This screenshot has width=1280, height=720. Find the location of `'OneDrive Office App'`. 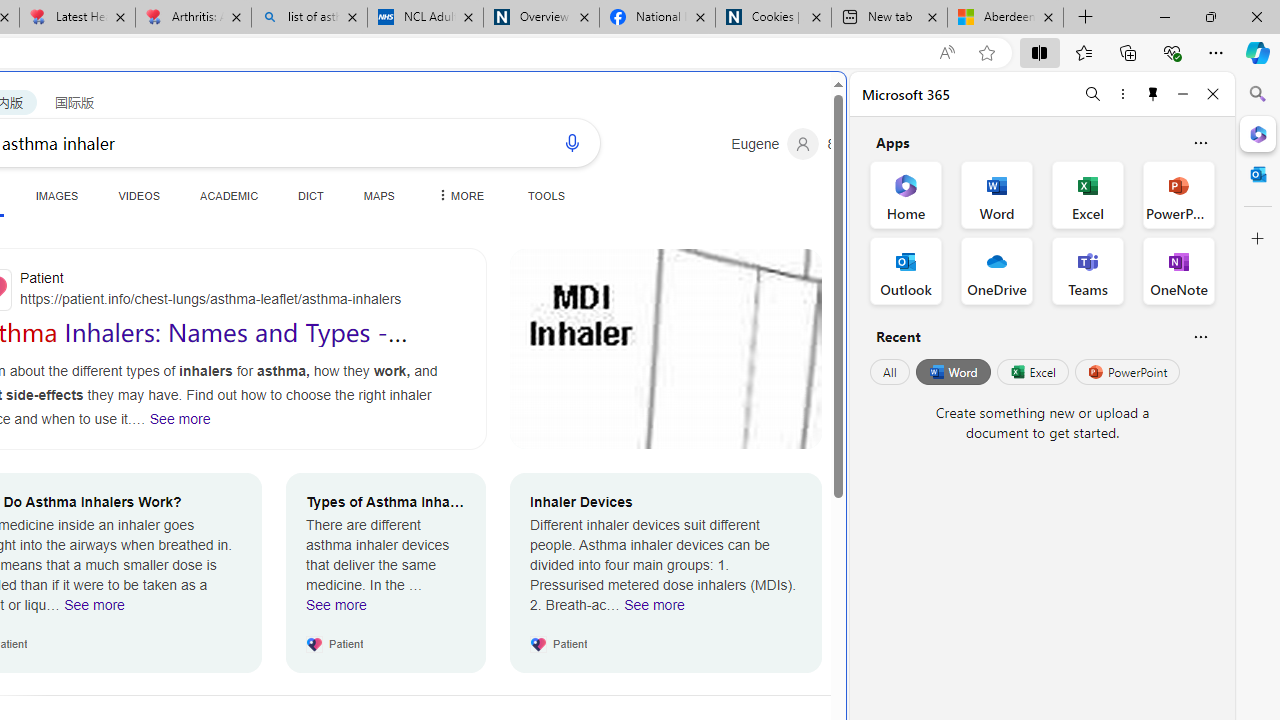

'OneDrive Office App' is located at coordinates (997, 271).